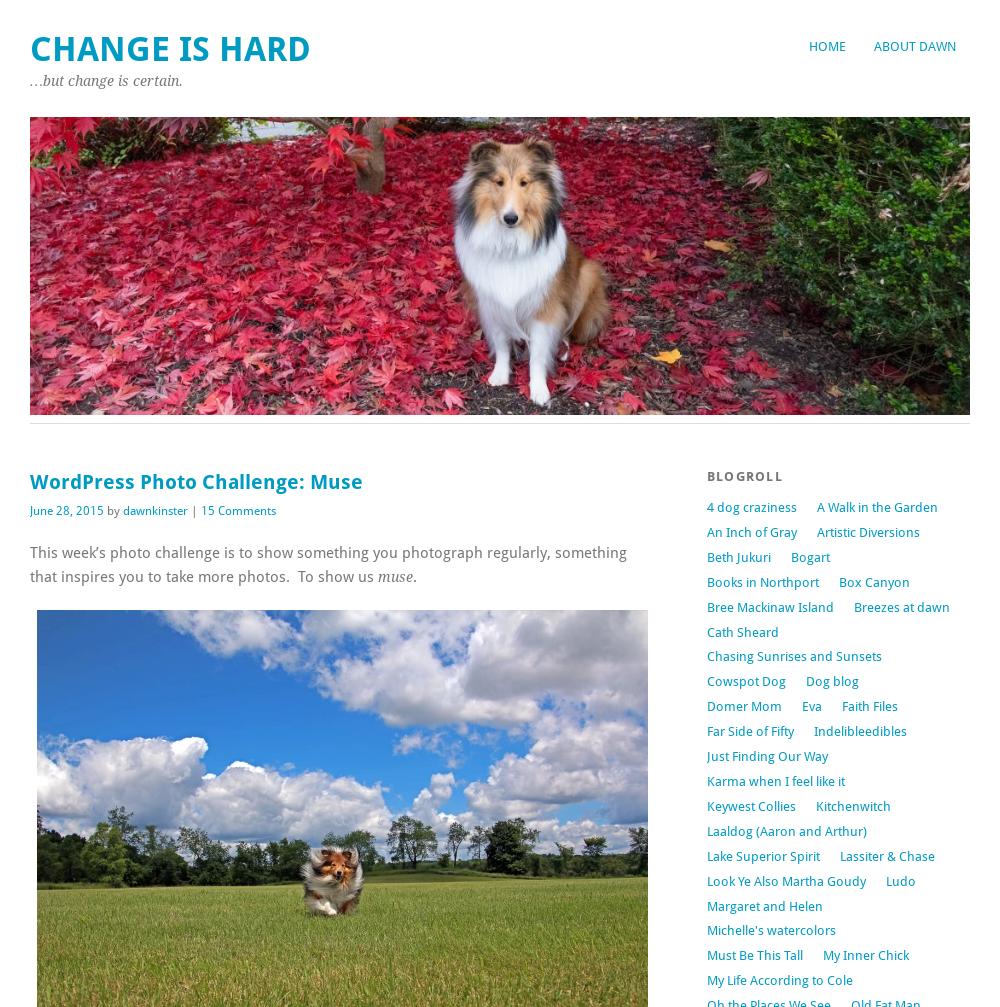 This screenshot has height=1007, width=1000. I want to click on 'muse', so click(395, 576).